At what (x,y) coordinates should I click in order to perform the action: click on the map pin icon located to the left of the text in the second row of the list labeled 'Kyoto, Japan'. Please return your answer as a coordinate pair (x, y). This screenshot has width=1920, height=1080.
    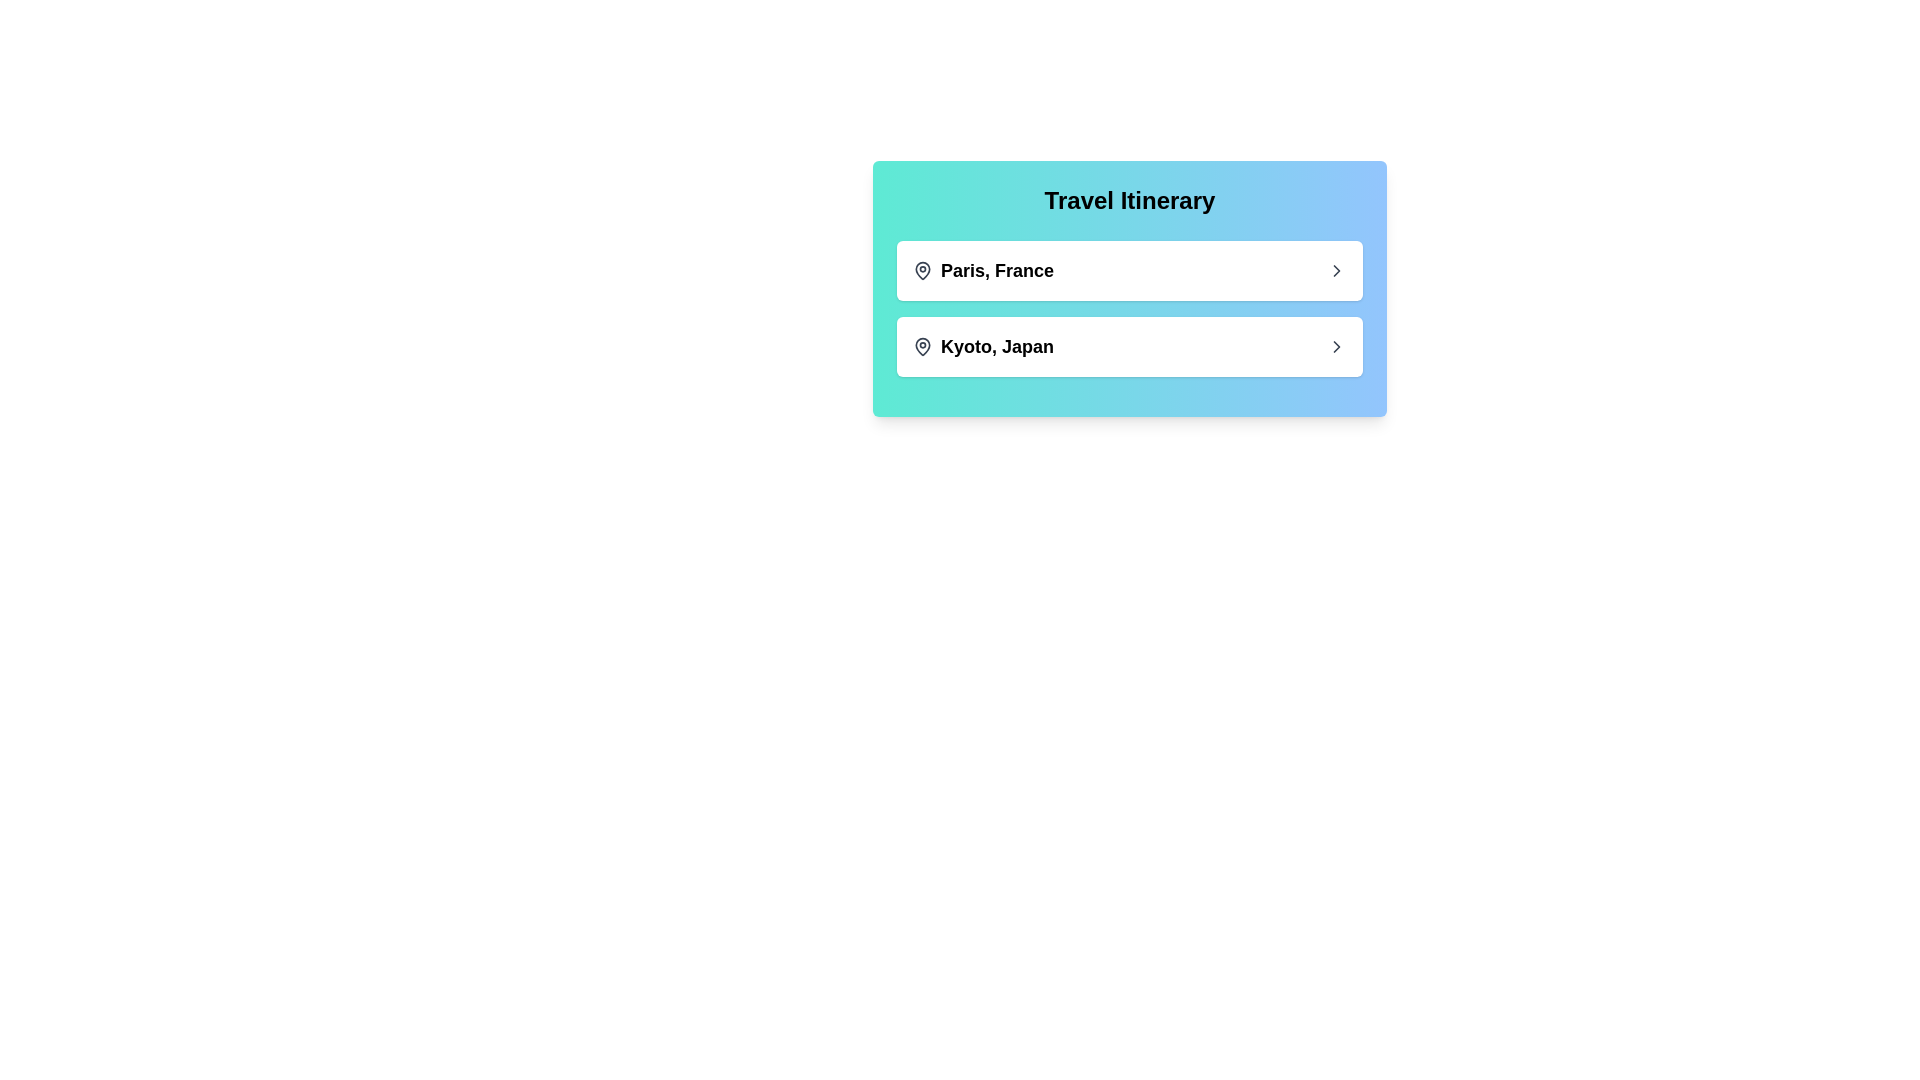
    Looking at the image, I should click on (921, 345).